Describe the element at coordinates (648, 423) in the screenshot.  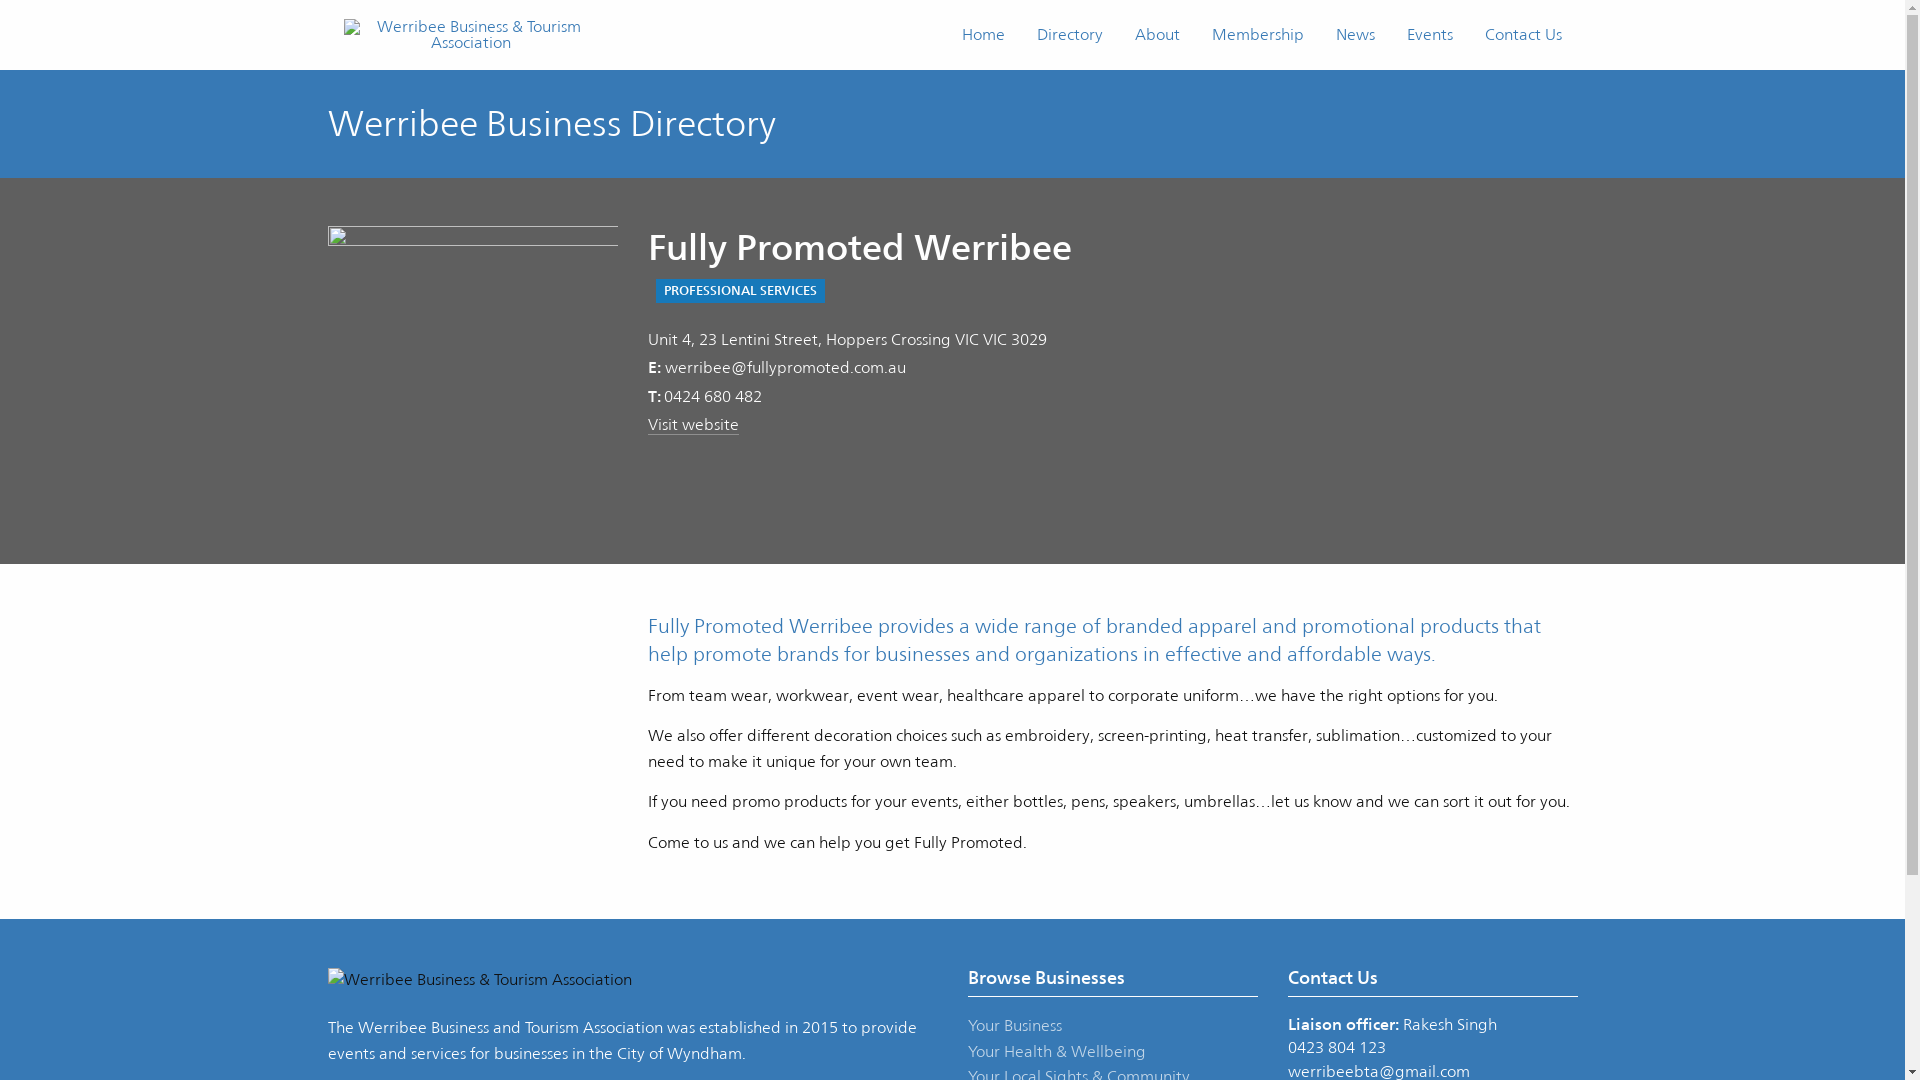
I see `'Visit website'` at that location.